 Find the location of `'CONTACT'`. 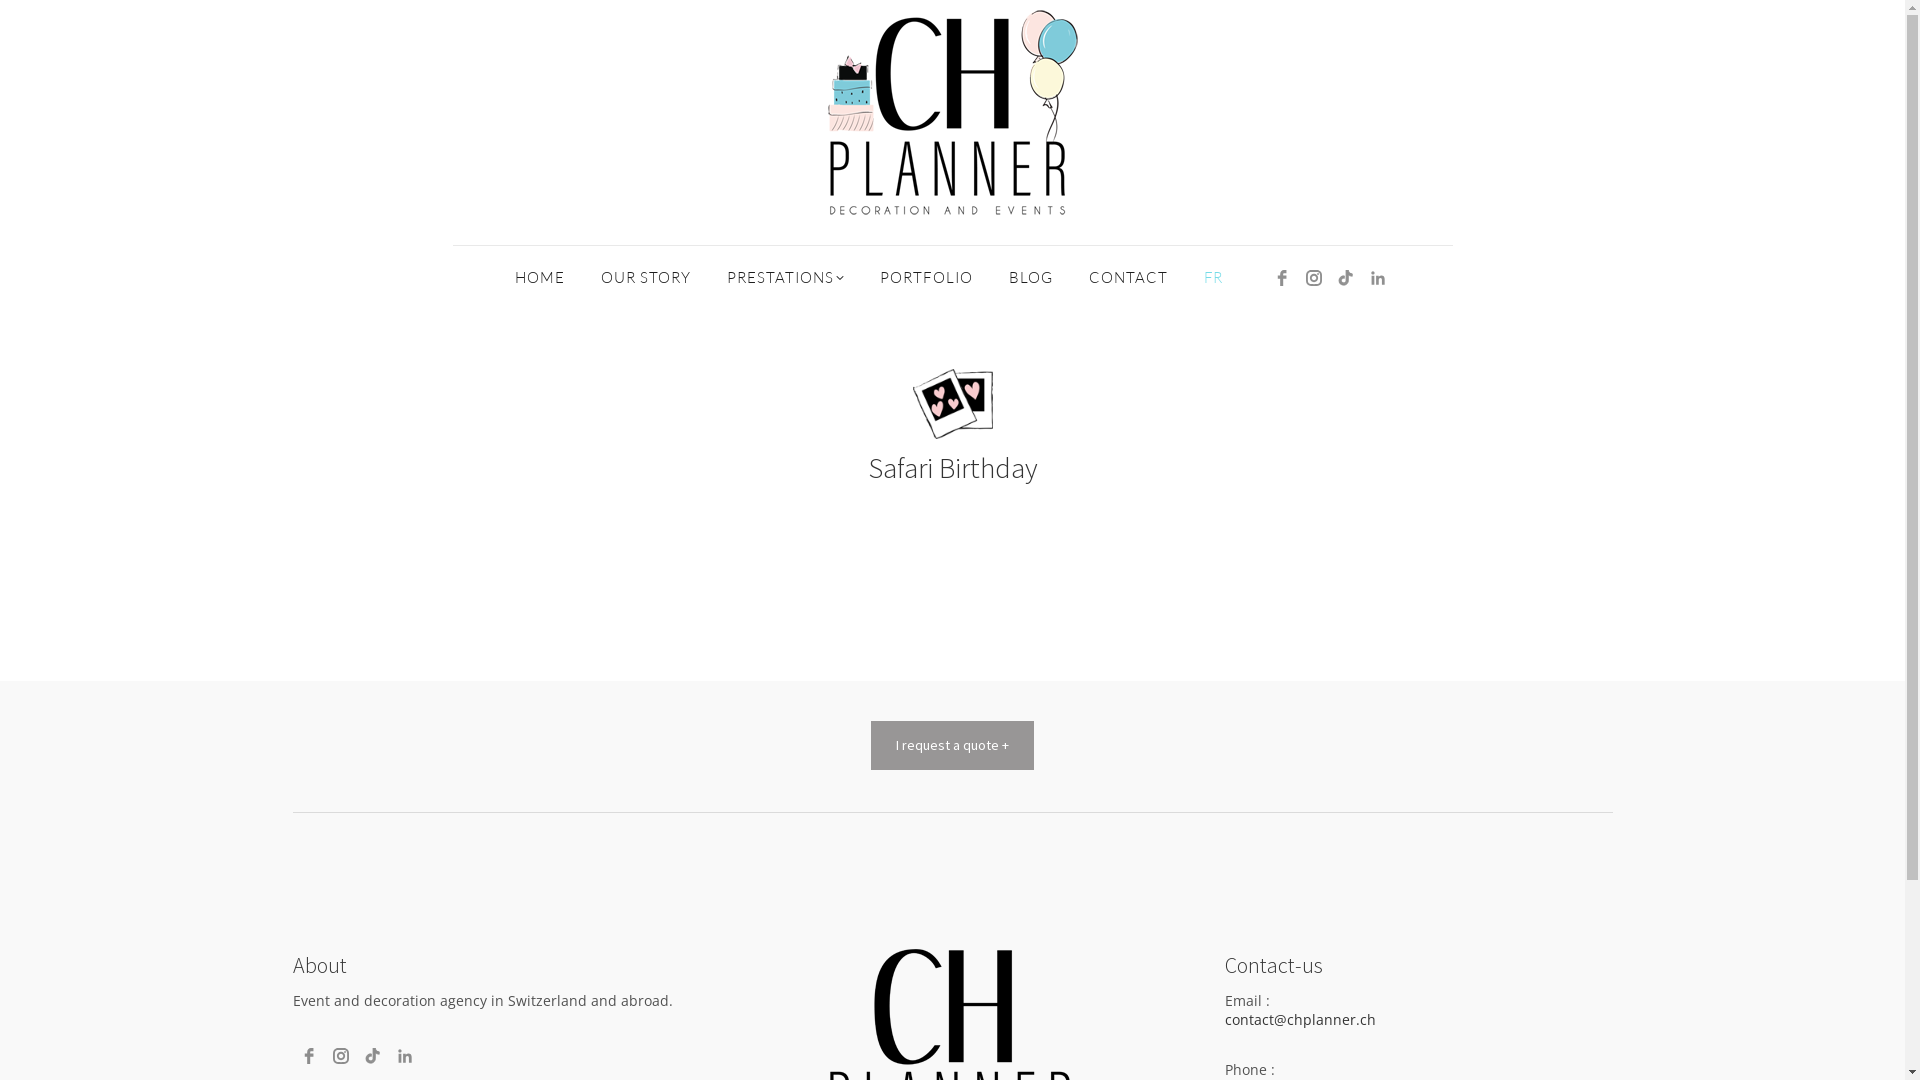

'CONTACT' is located at coordinates (1128, 277).